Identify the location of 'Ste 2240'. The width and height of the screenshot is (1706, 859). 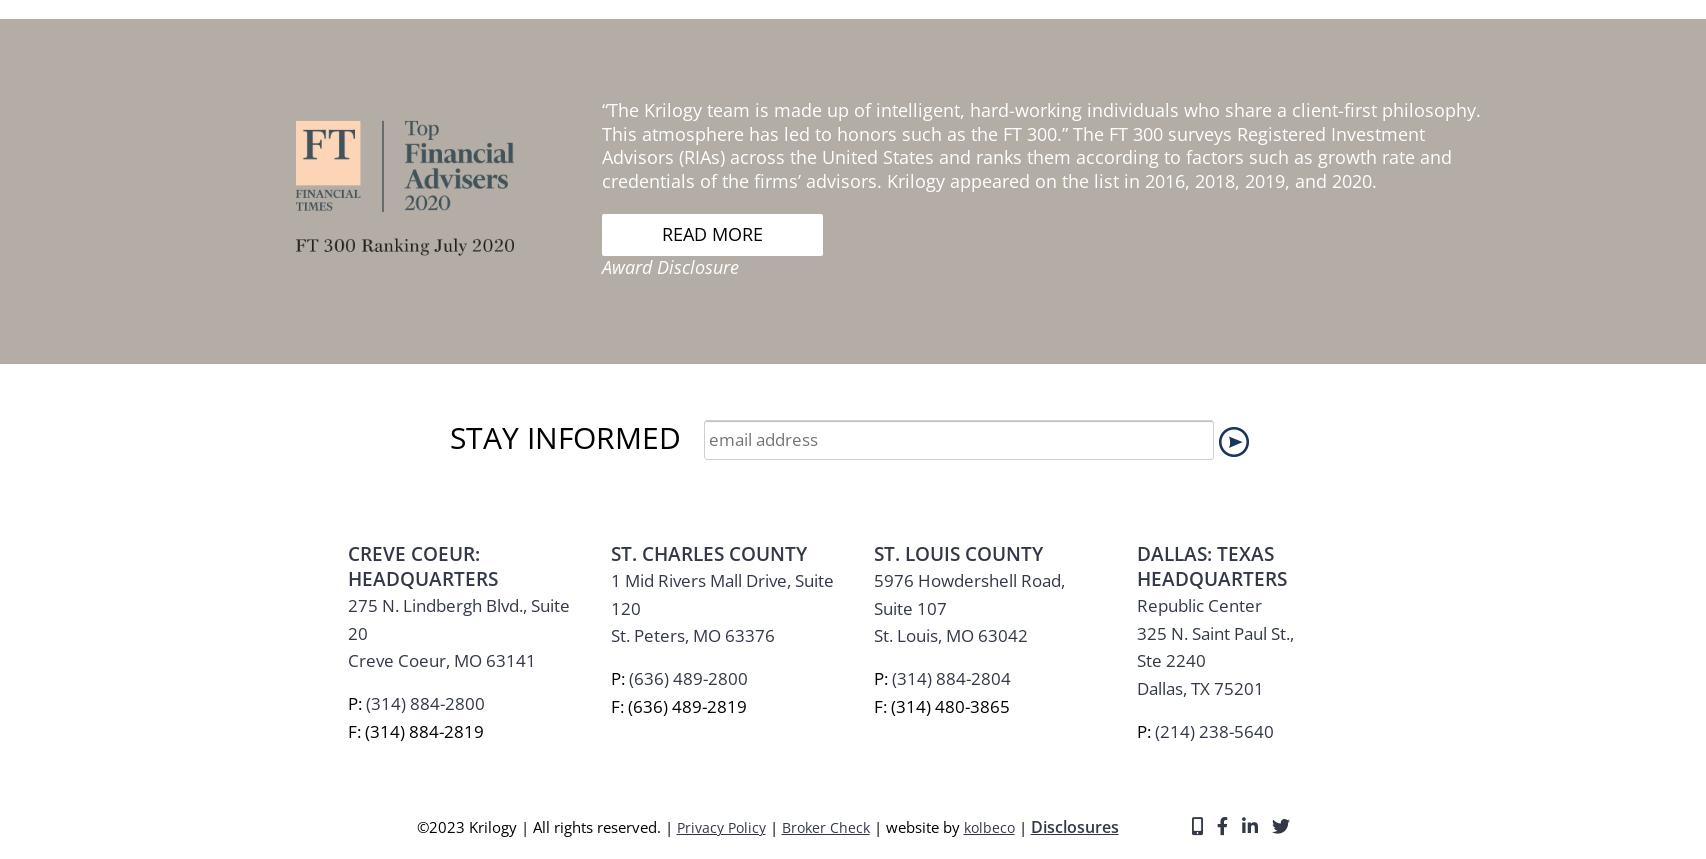
(1170, 133).